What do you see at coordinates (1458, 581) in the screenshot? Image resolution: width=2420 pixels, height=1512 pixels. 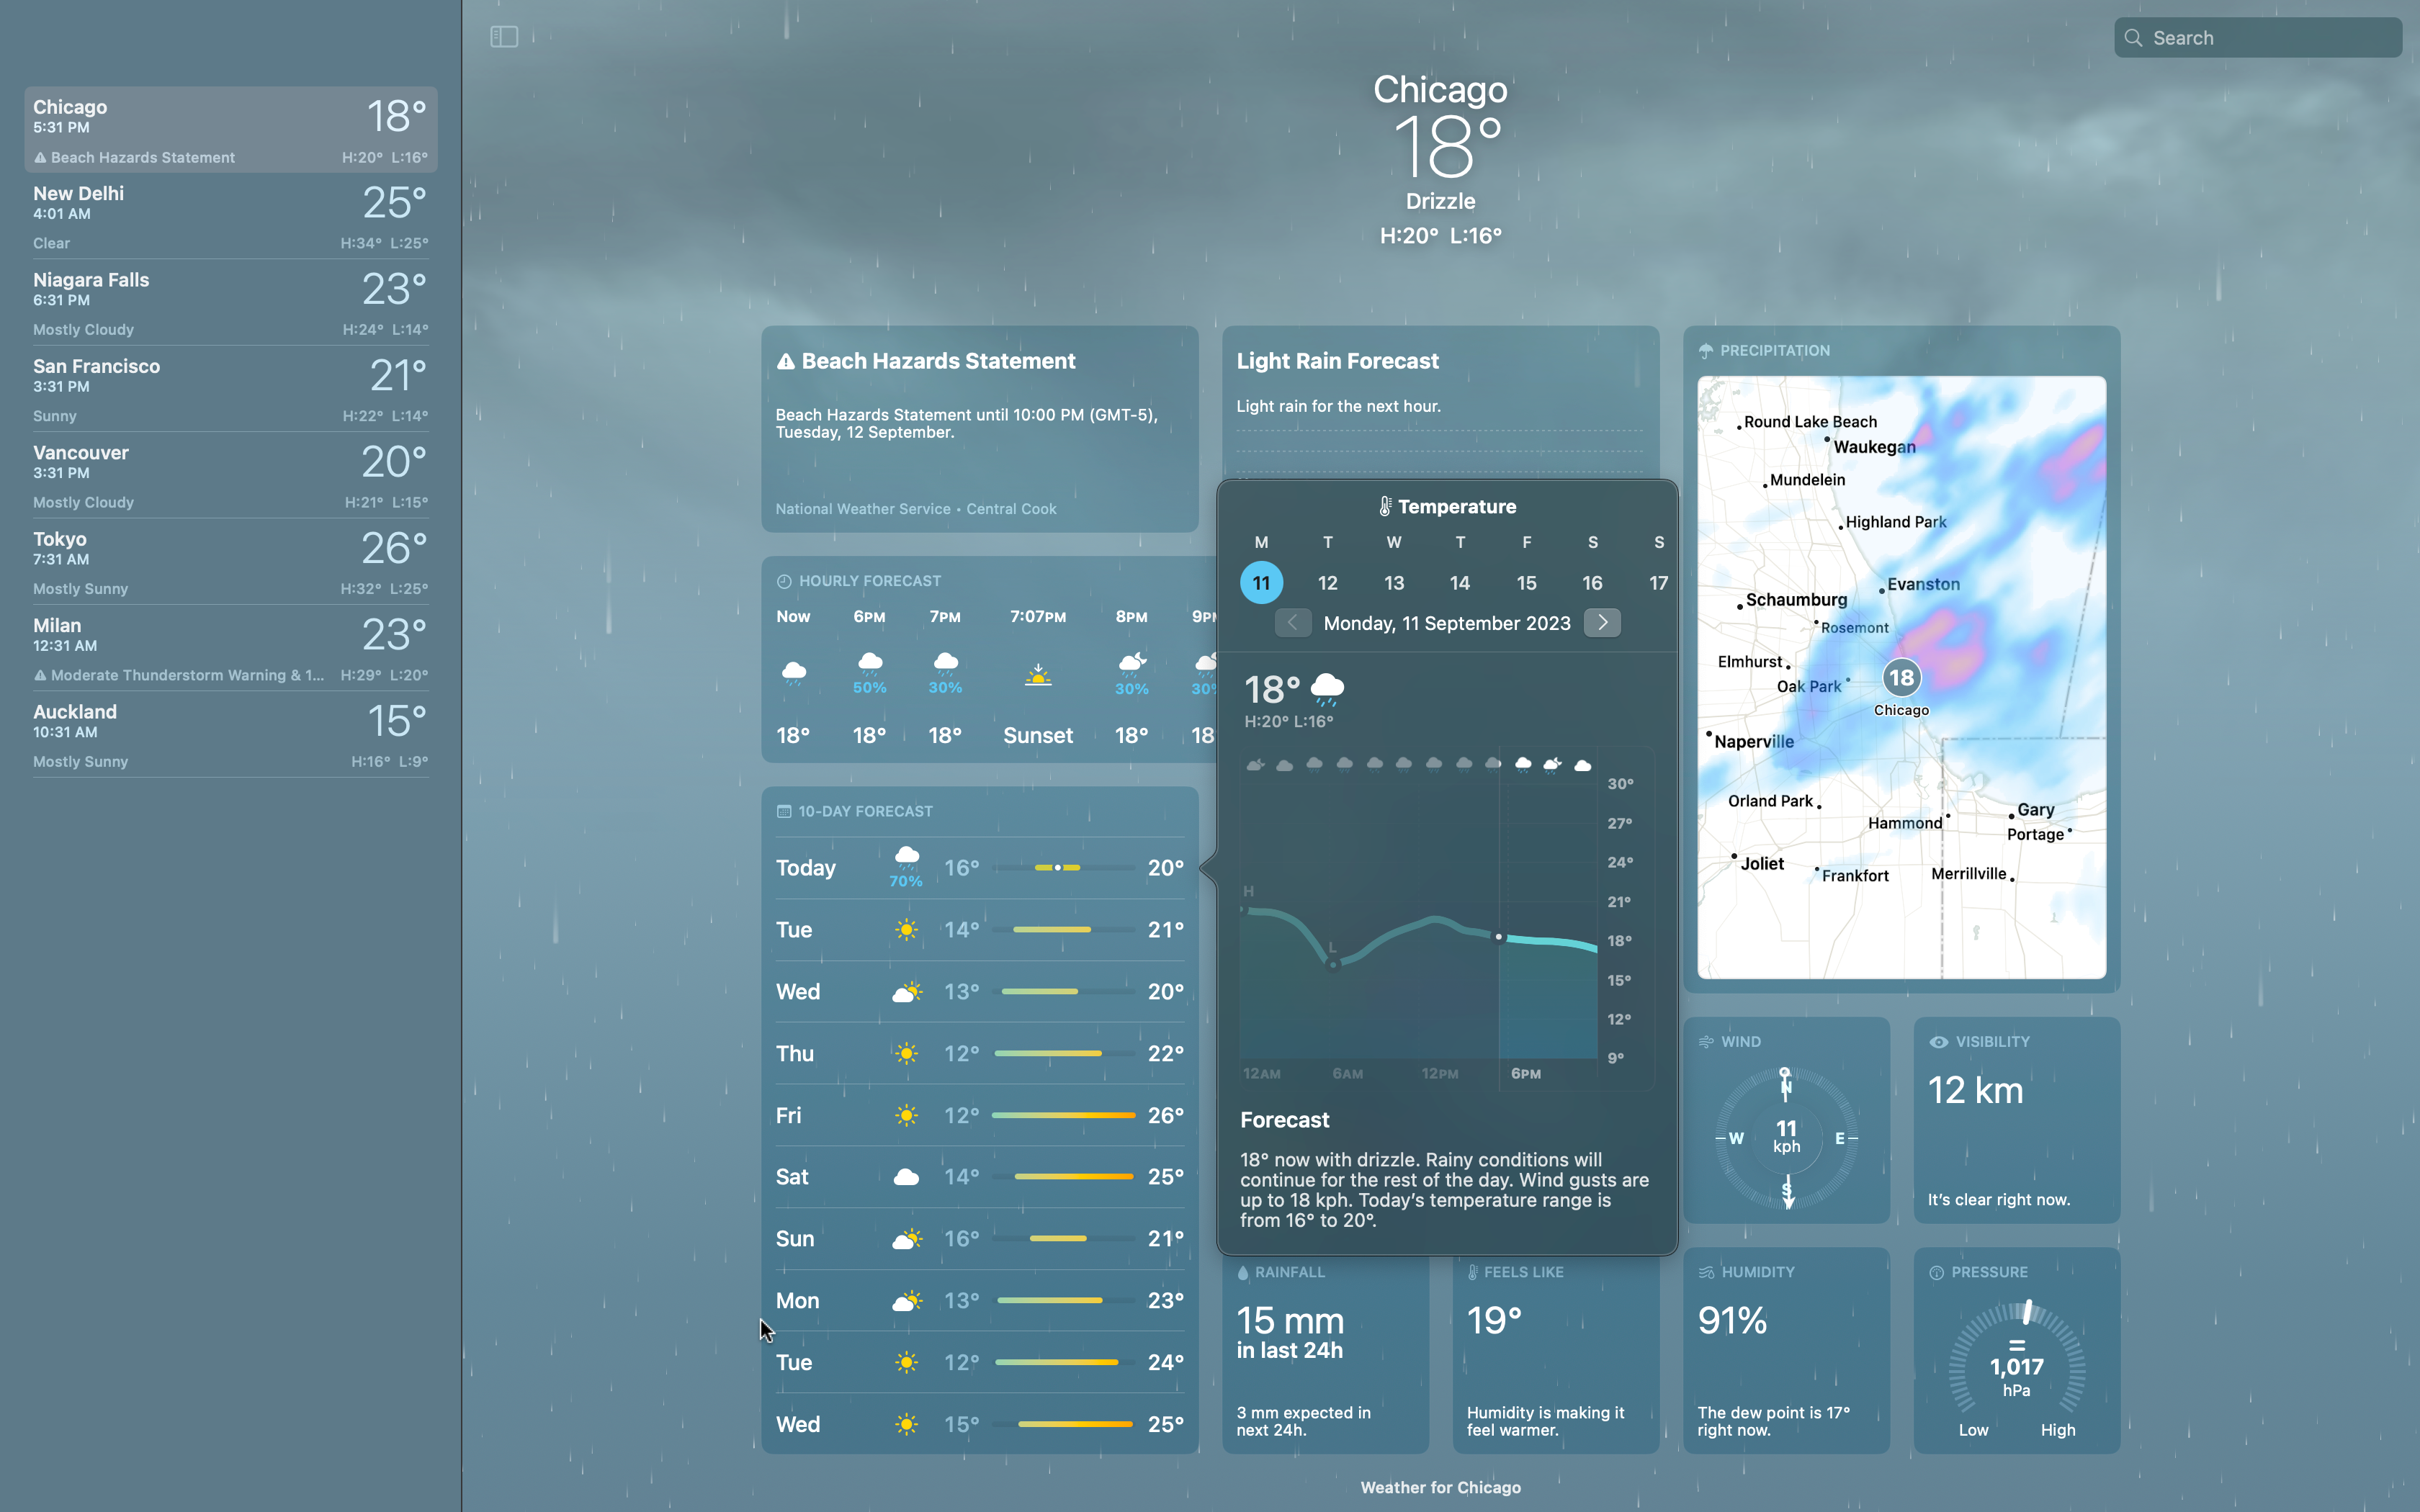 I see `View the weather on the 14th` at bounding box center [1458, 581].